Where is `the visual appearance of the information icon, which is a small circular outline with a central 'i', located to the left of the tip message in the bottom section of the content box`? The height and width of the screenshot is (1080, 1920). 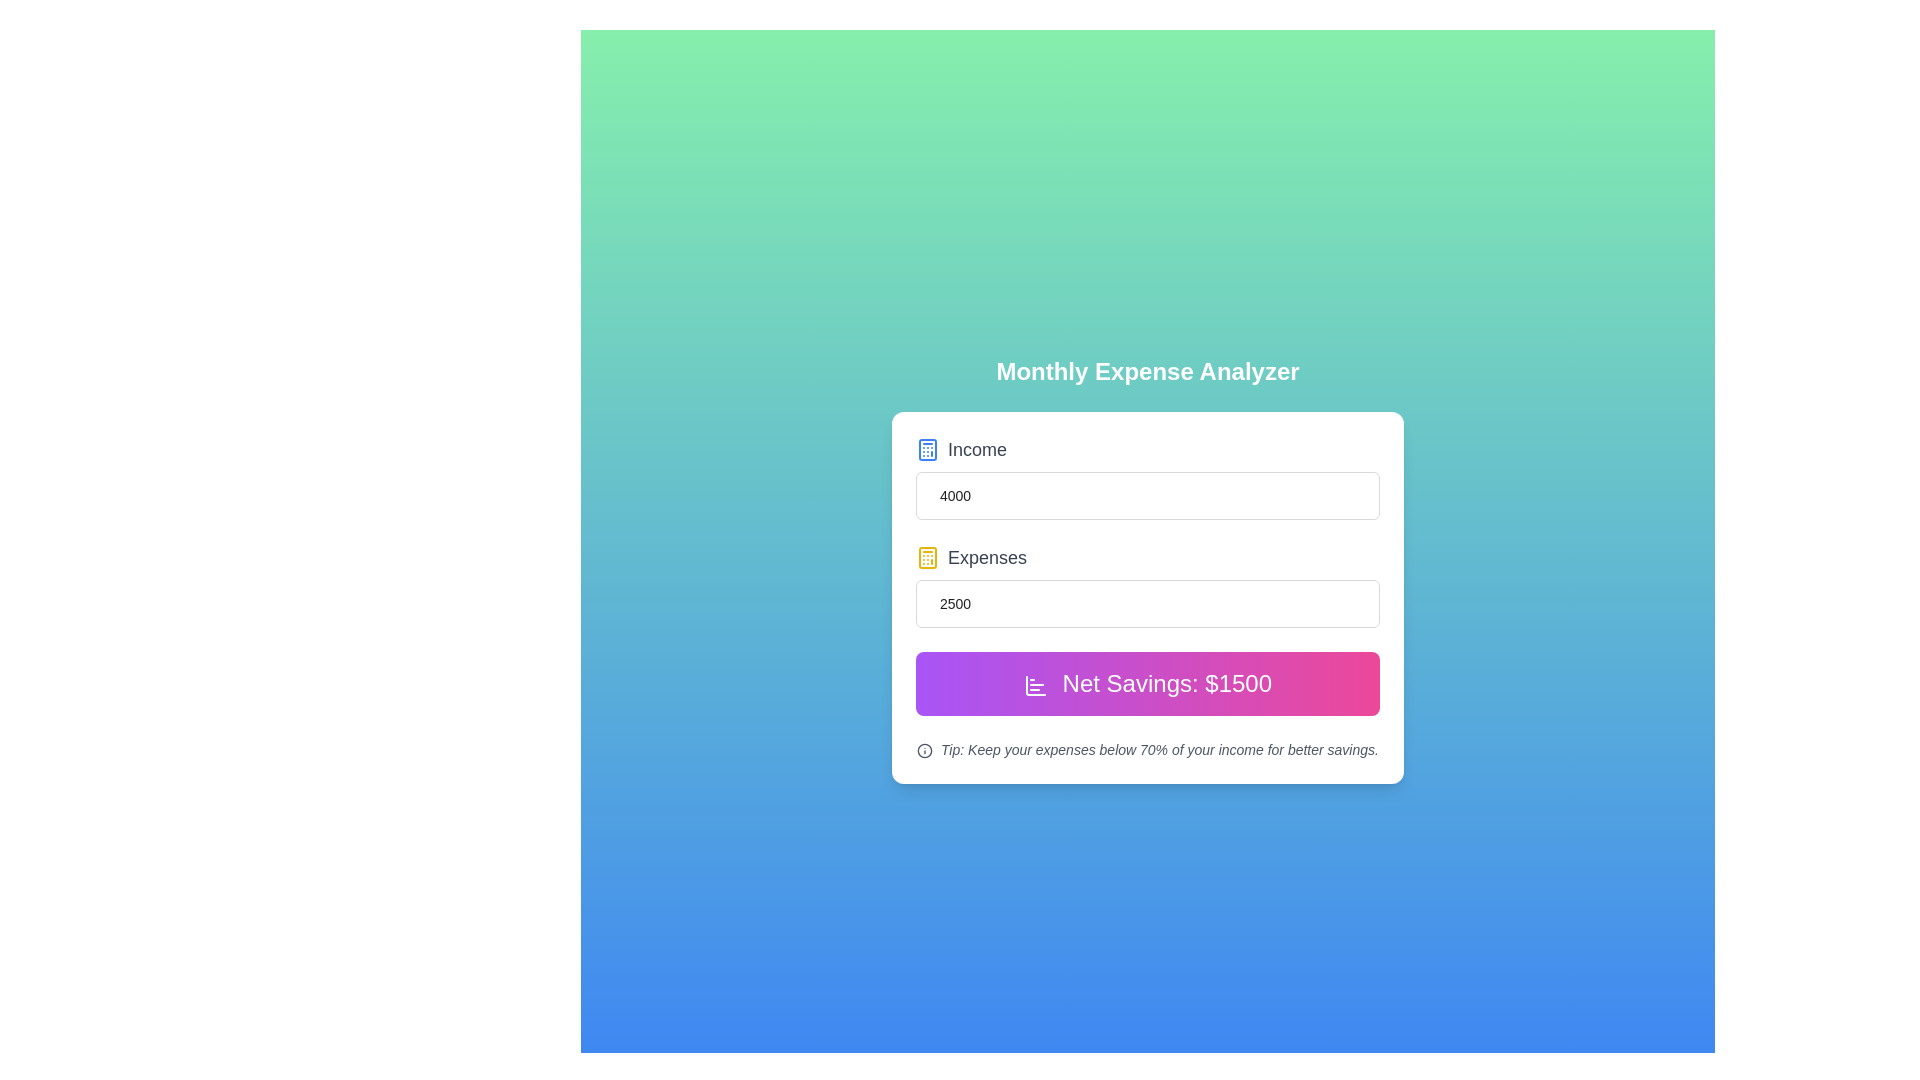
the visual appearance of the information icon, which is a small circular outline with a central 'i', located to the left of the tip message in the bottom section of the content box is located at coordinates (924, 751).